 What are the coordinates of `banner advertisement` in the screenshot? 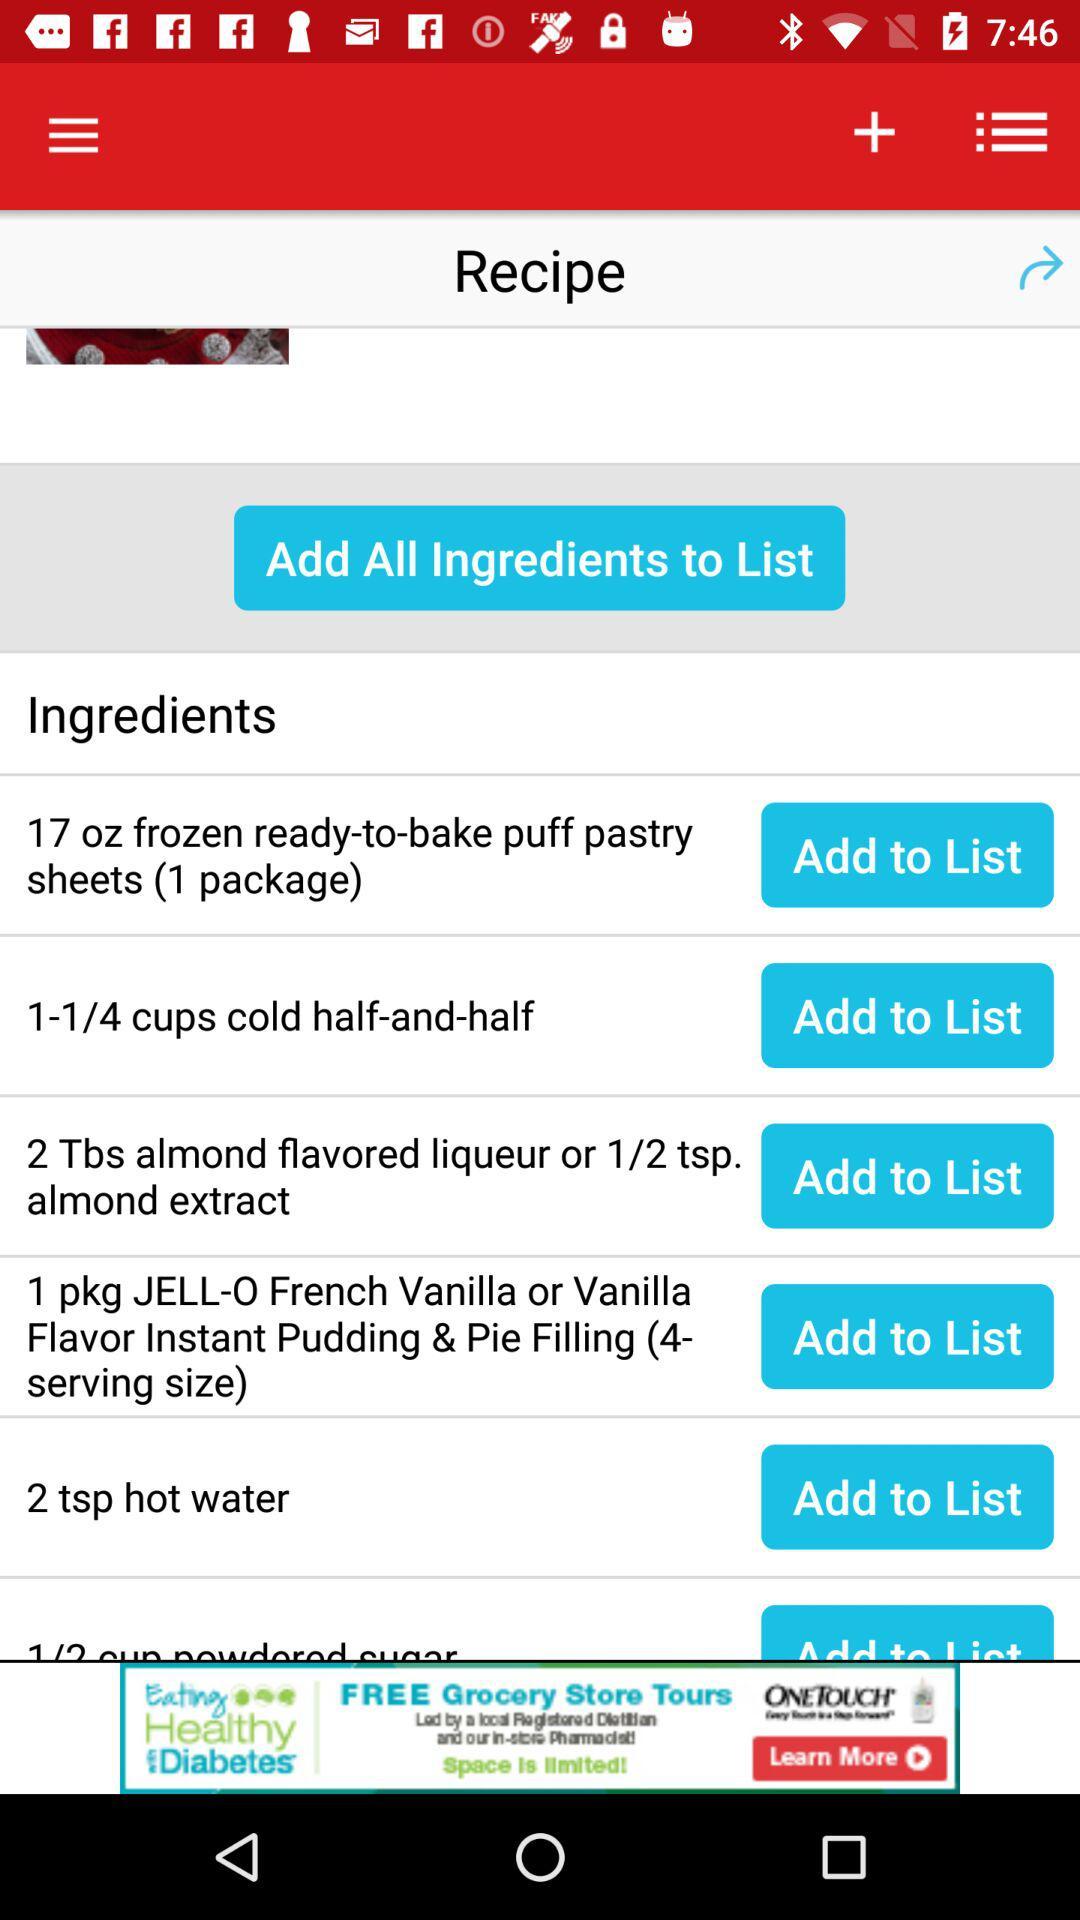 It's located at (540, 1727).